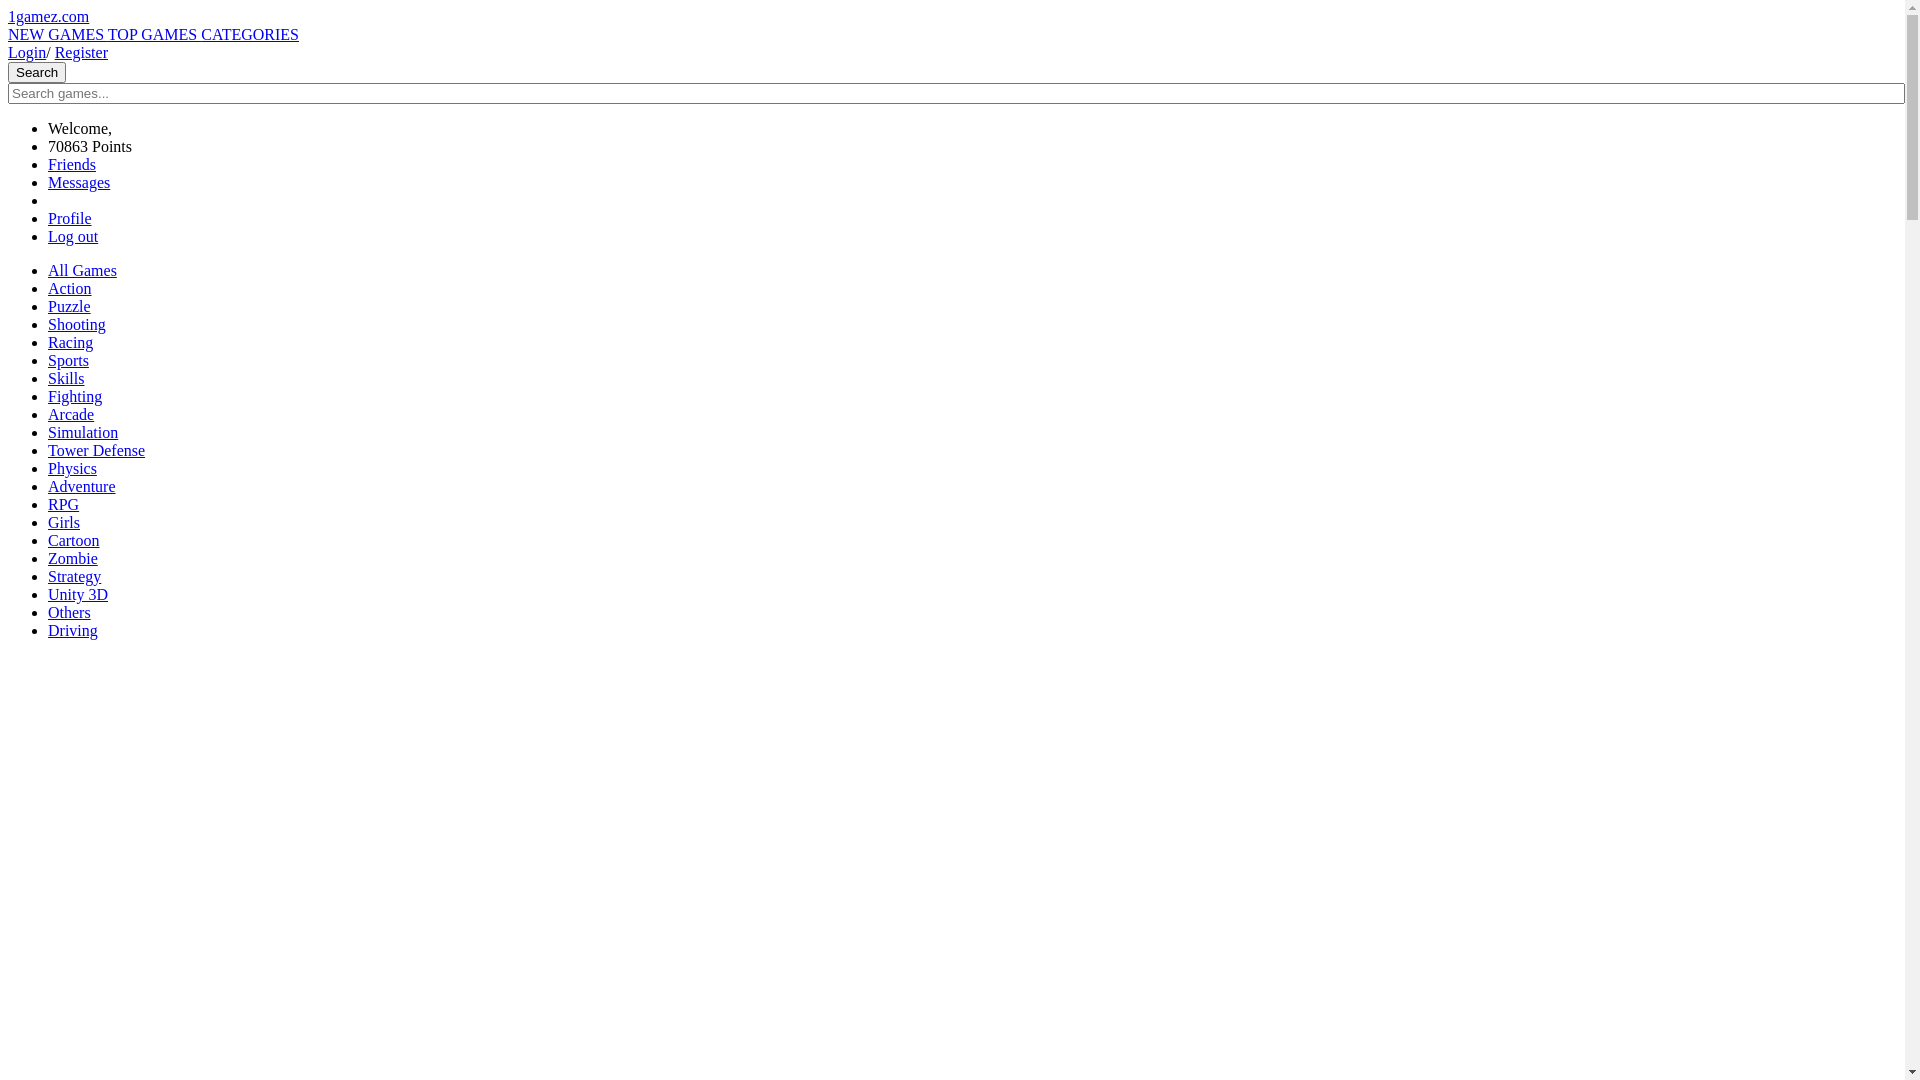 This screenshot has height=1080, width=1920. Describe the element at coordinates (78, 182) in the screenshot. I see `'Messages'` at that location.